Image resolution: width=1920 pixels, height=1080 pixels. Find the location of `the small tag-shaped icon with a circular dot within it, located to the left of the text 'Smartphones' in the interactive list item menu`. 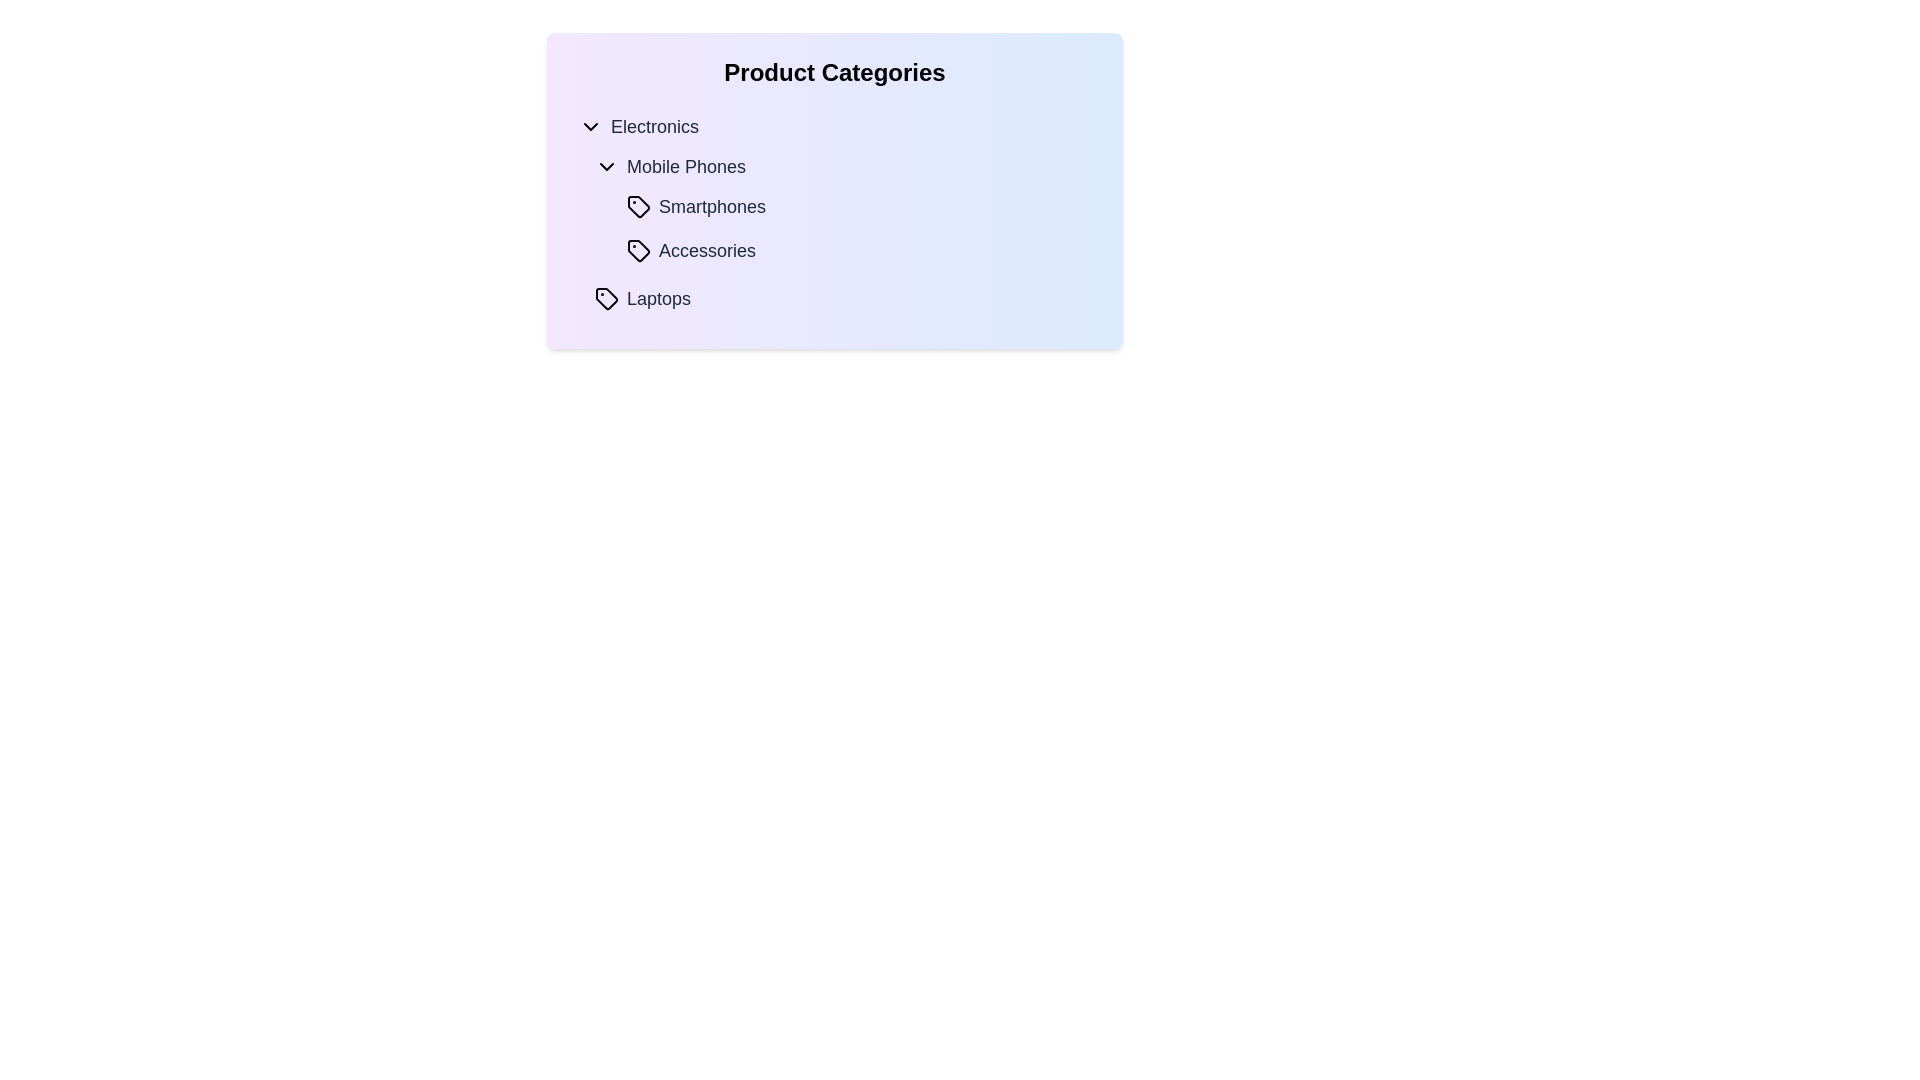

the small tag-shaped icon with a circular dot within it, located to the left of the text 'Smartphones' in the interactive list item menu is located at coordinates (637, 207).